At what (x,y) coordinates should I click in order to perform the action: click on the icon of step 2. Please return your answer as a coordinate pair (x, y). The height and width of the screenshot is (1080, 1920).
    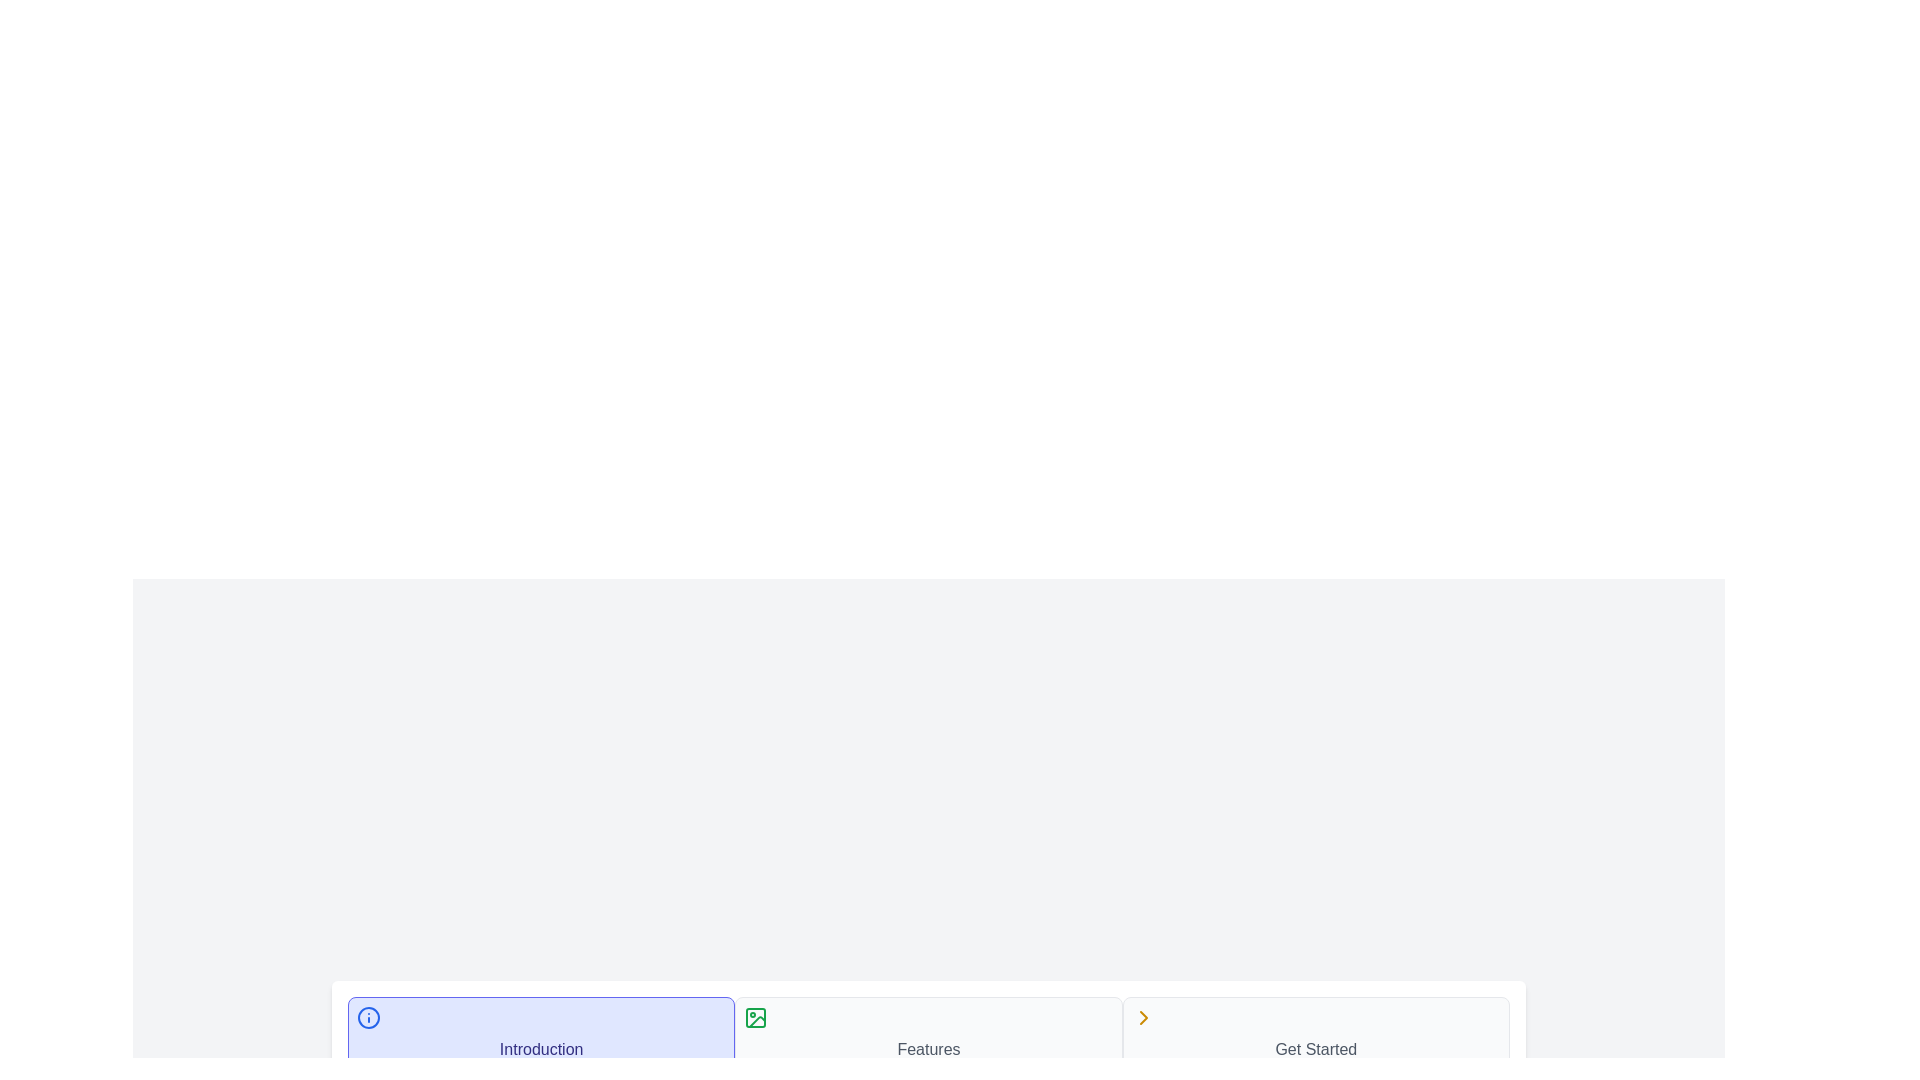
    Looking at the image, I should click on (754, 1018).